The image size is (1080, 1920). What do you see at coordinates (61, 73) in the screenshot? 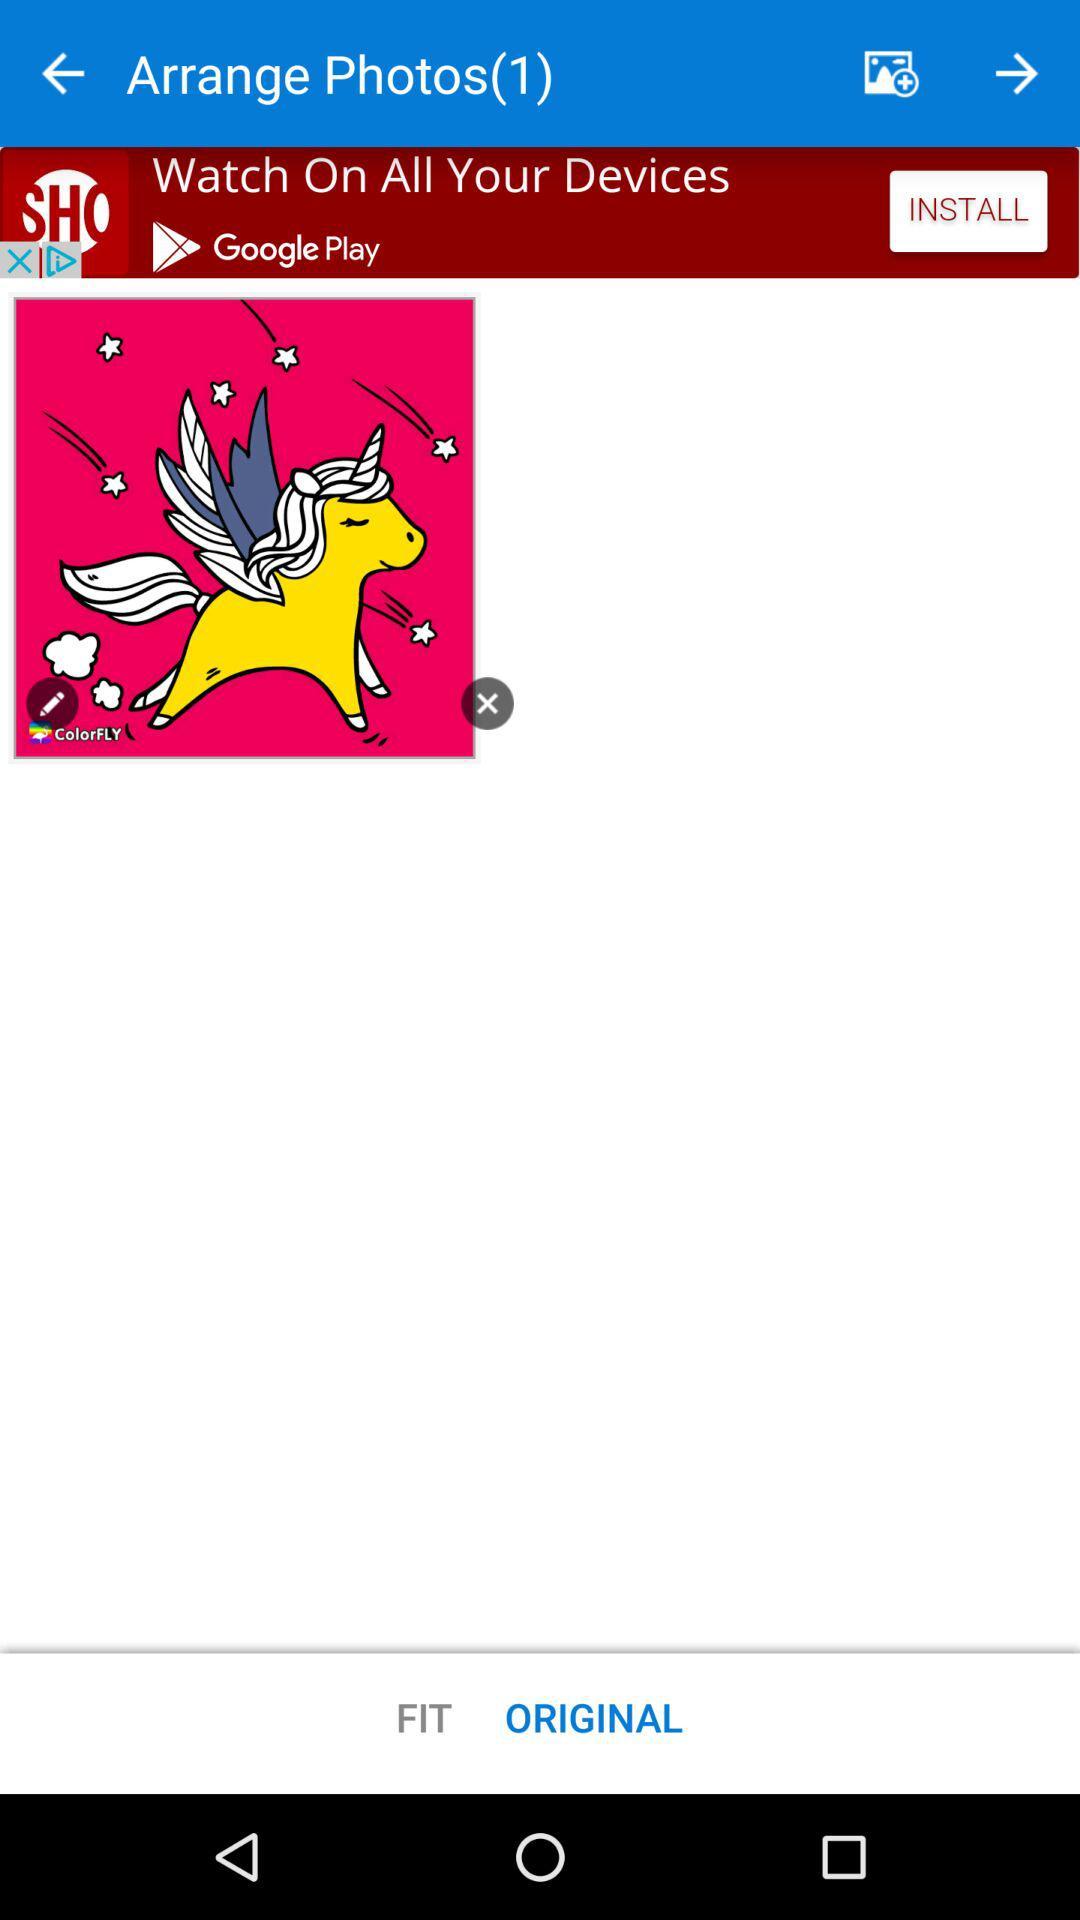
I see `go back` at bounding box center [61, 73].